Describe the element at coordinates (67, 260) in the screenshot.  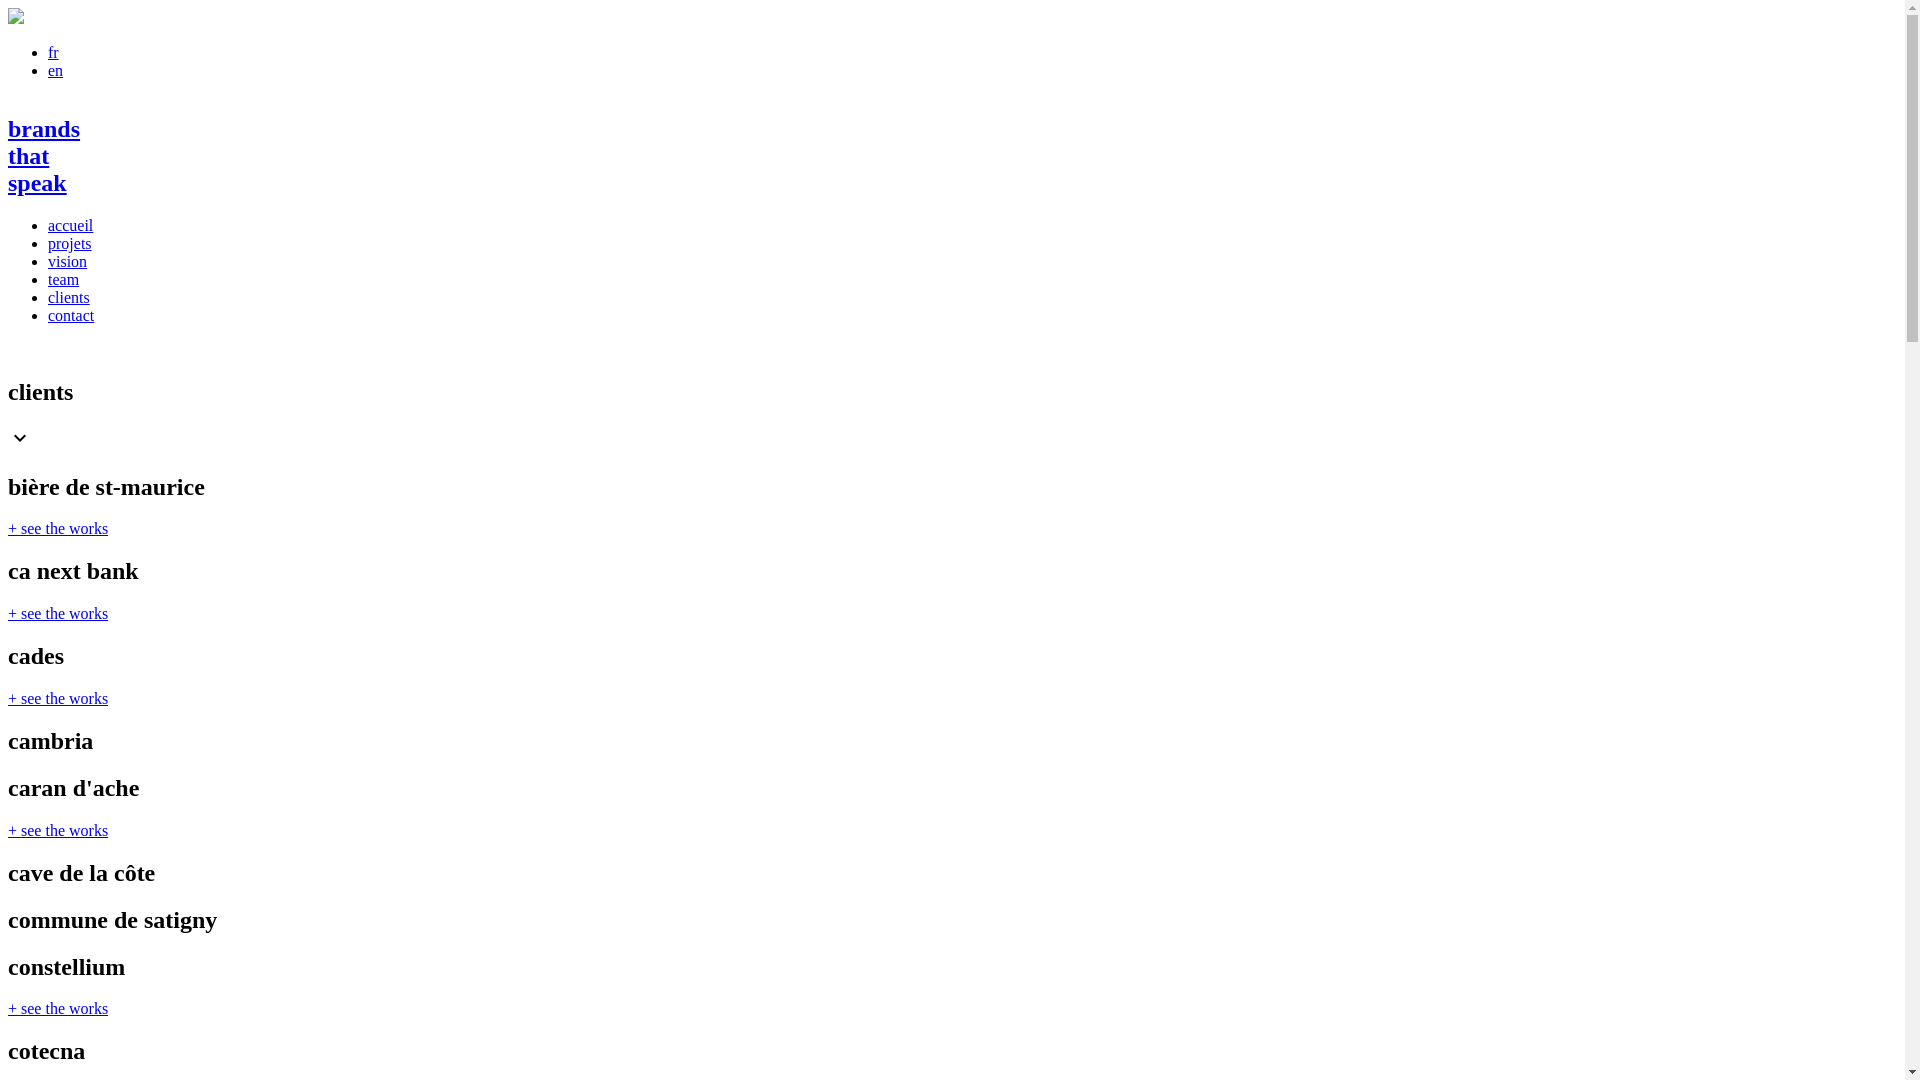
I see `'vision'` at that location.